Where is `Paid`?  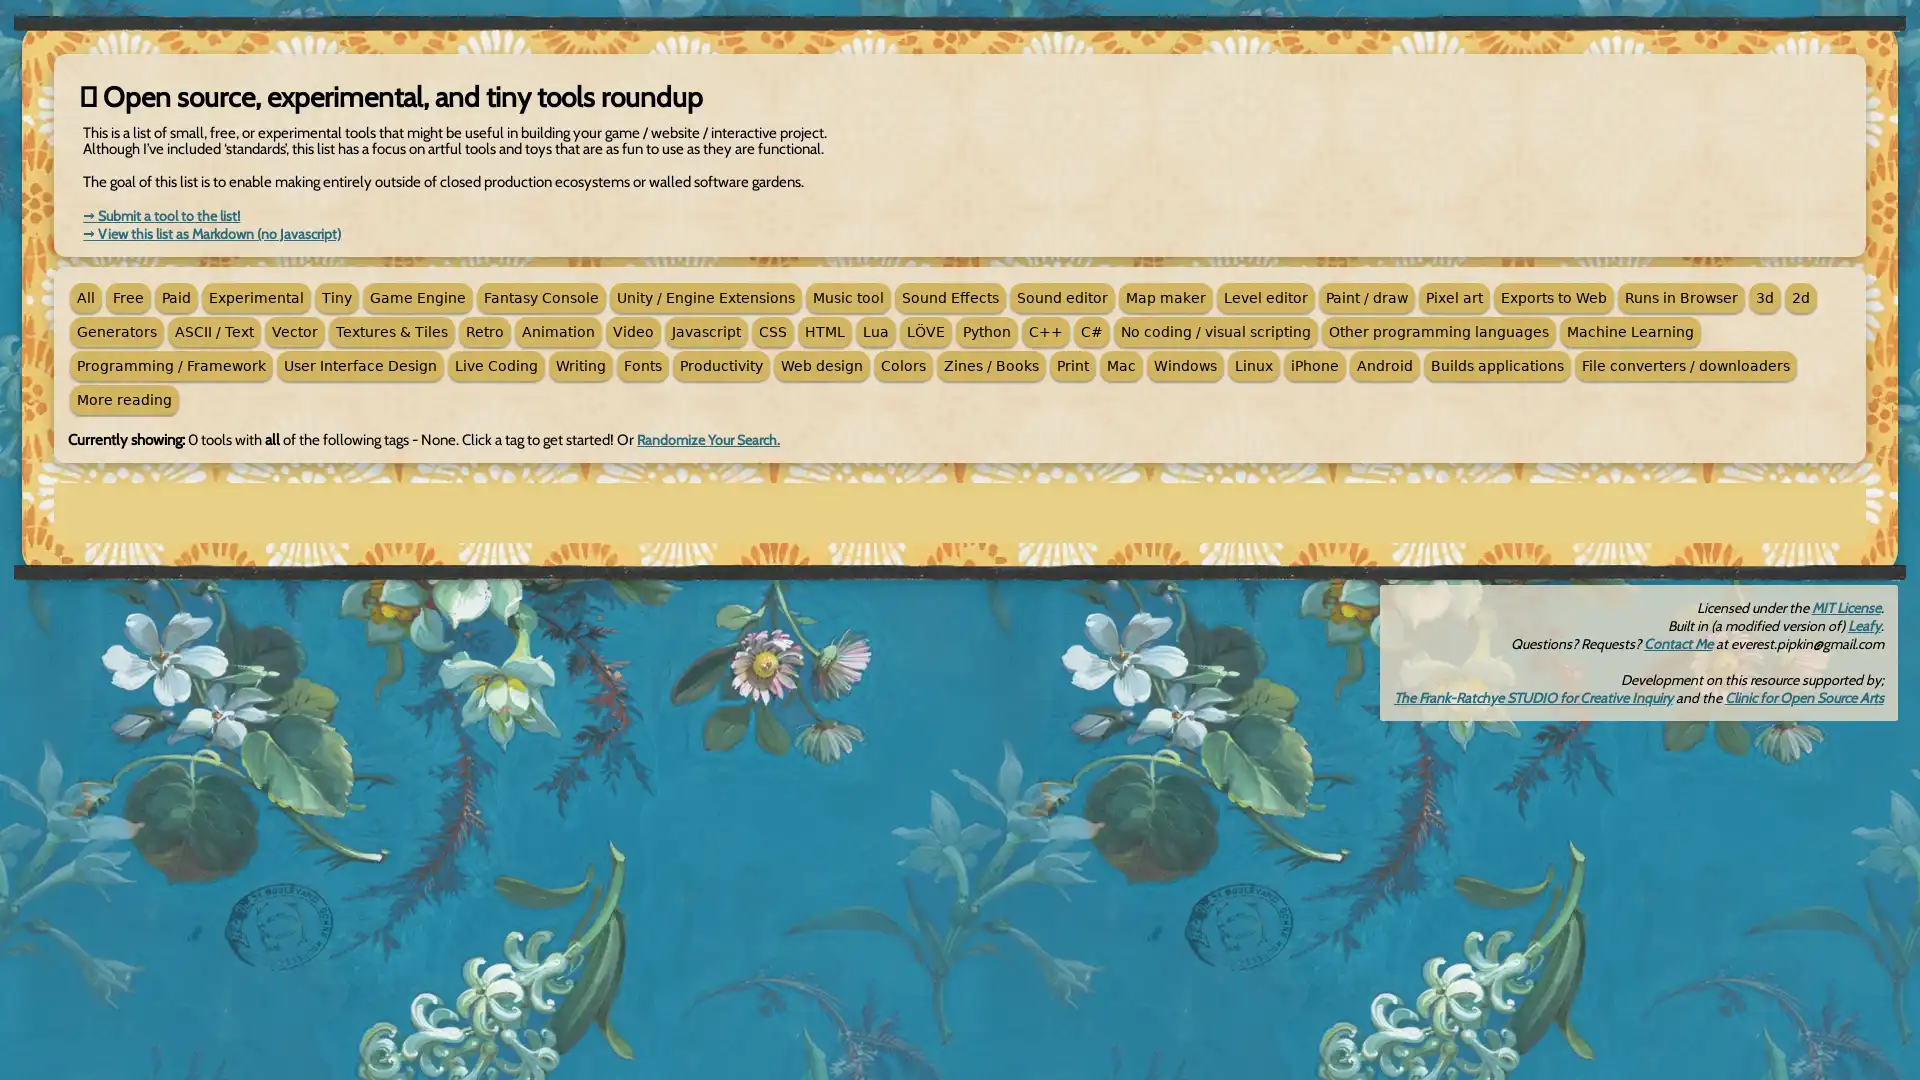
Paid is located at coordinates (176, 297).